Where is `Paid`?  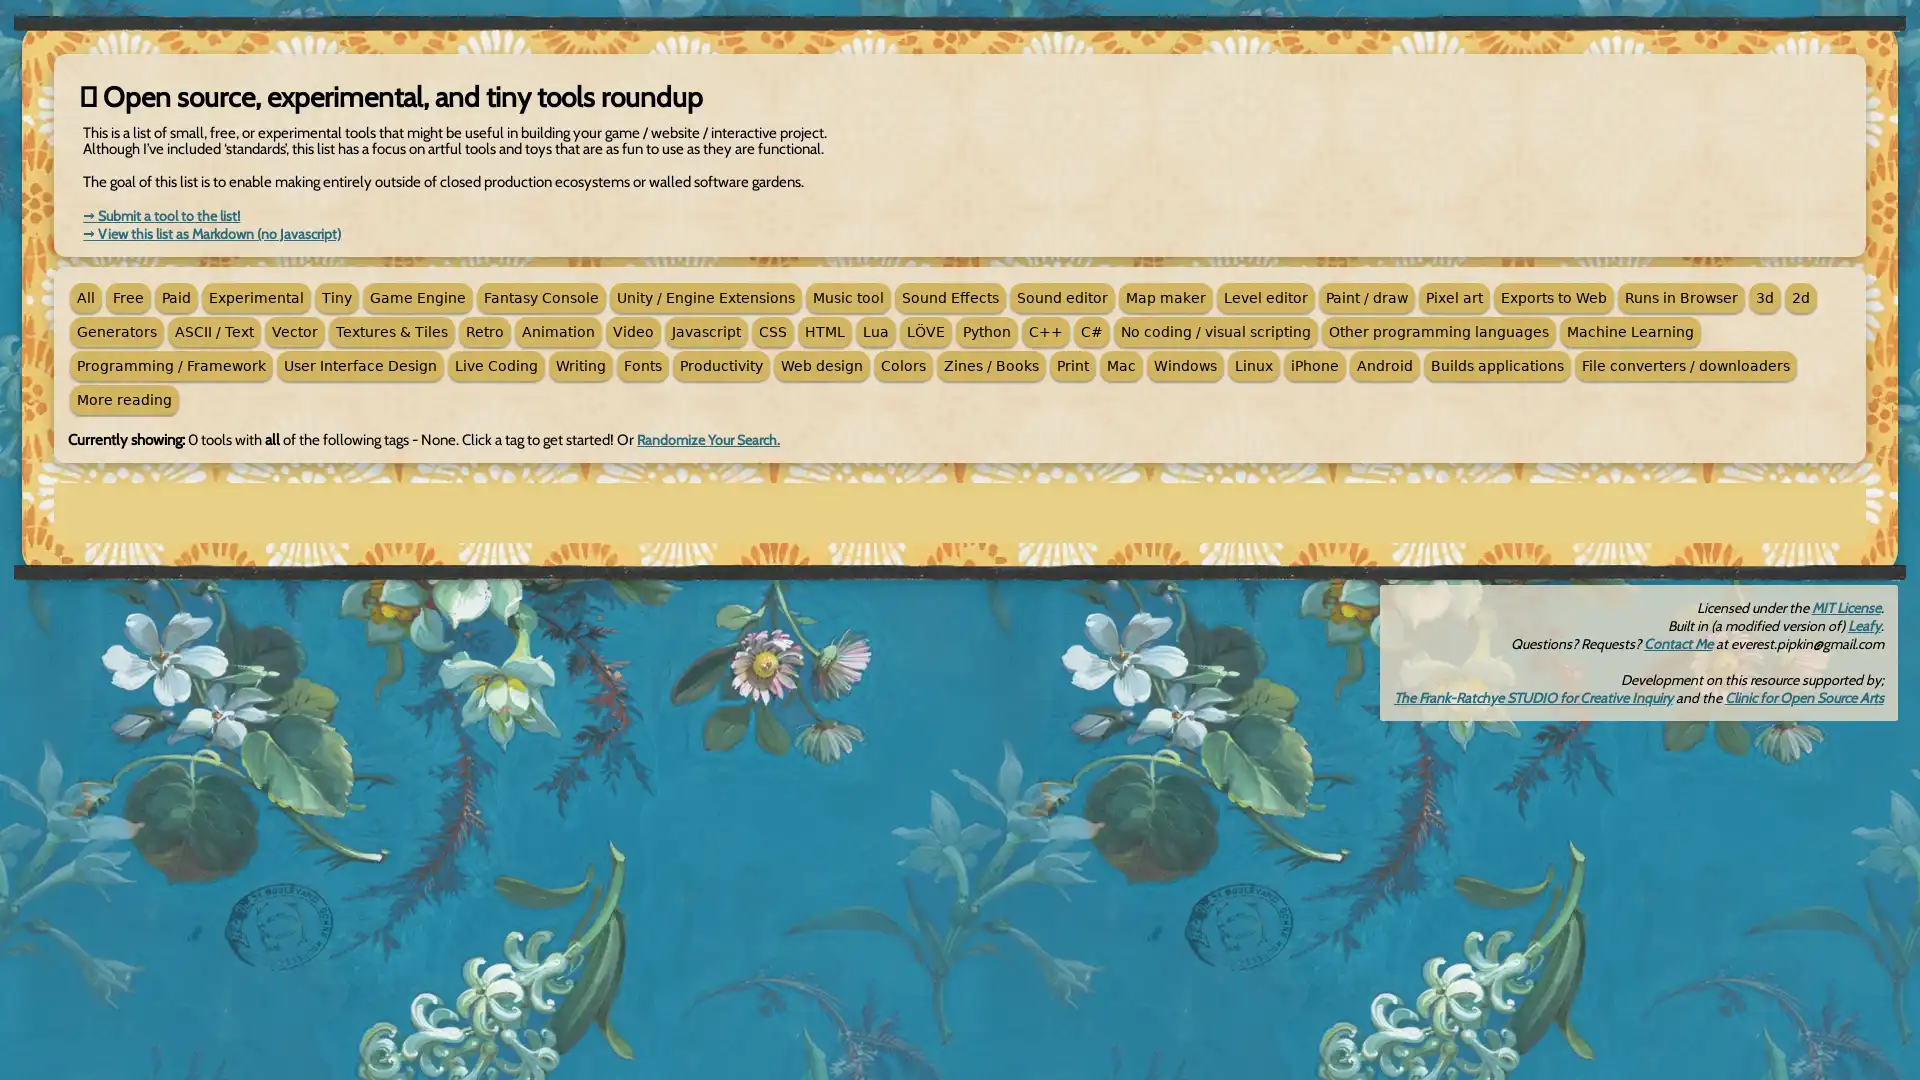
Paid is located at coordinates (176, 297).